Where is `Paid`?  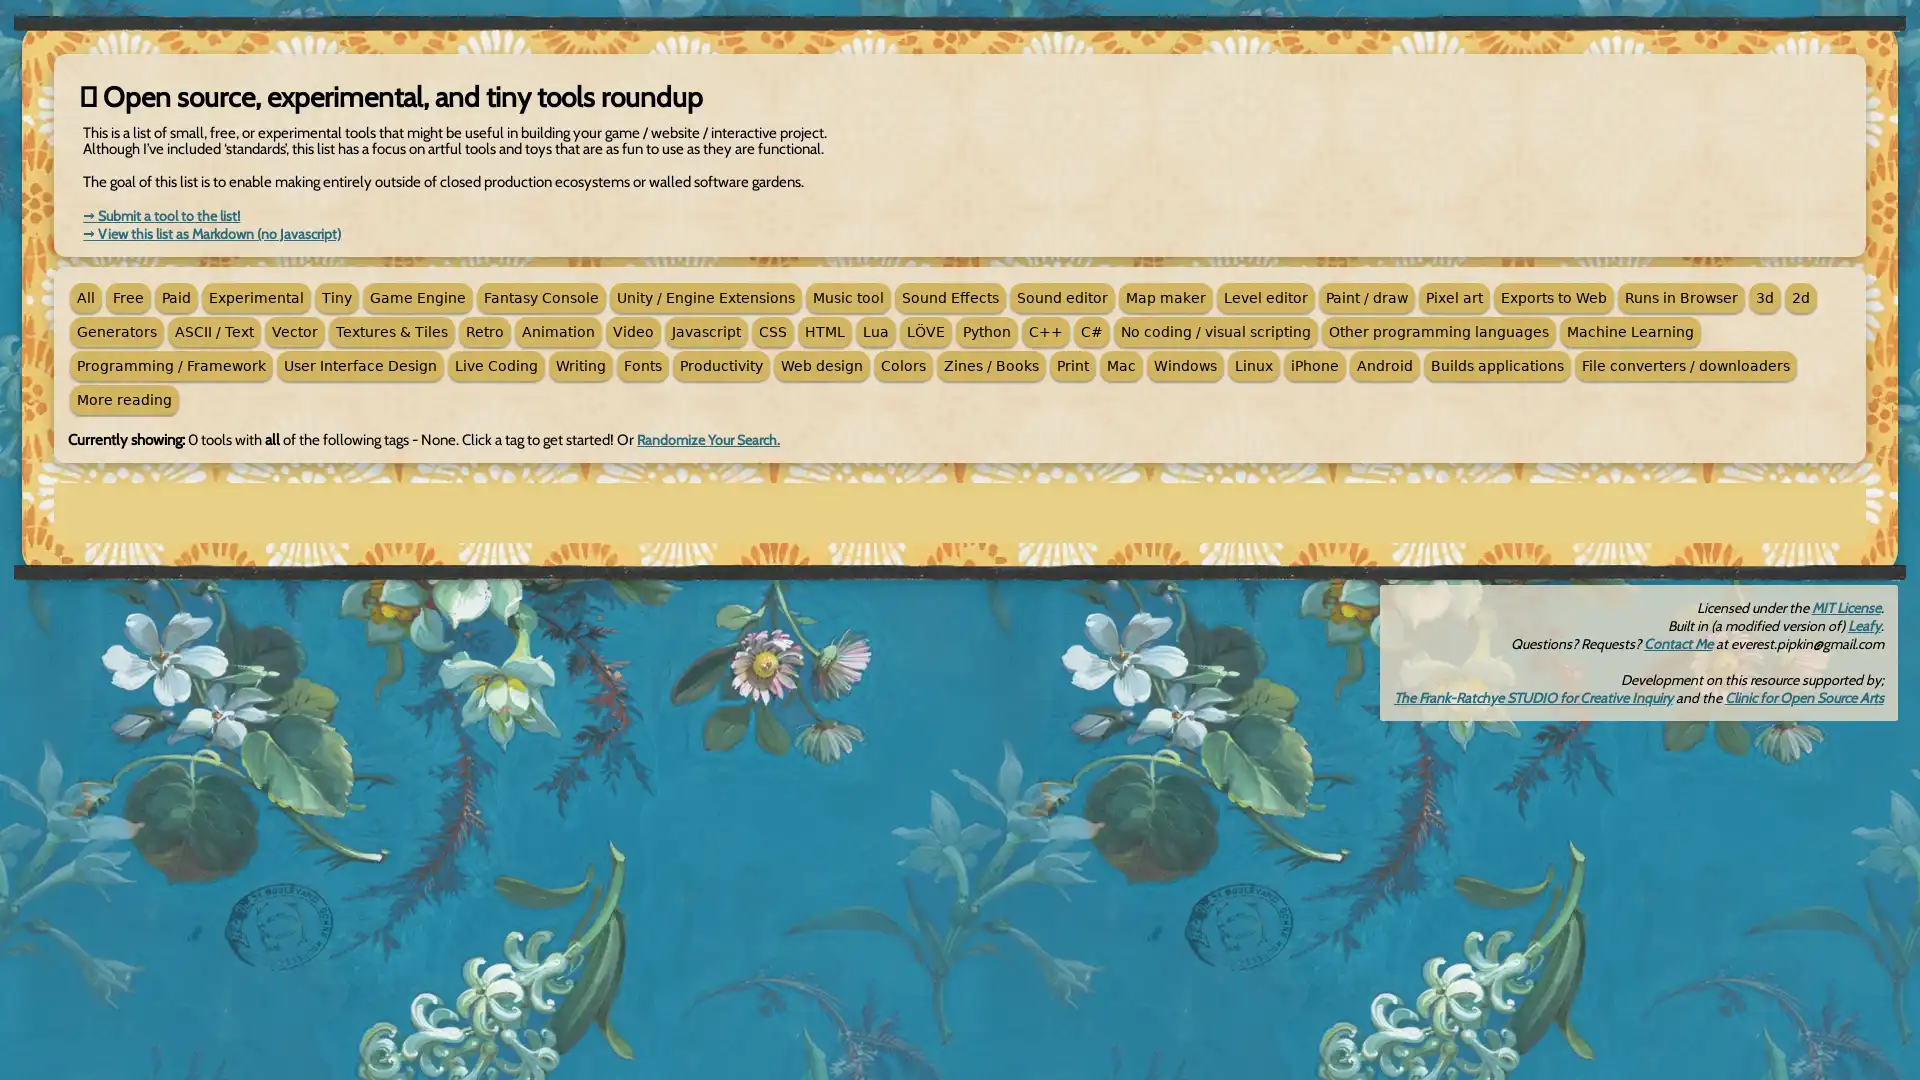
Paid is located at coordinates (176, 297).